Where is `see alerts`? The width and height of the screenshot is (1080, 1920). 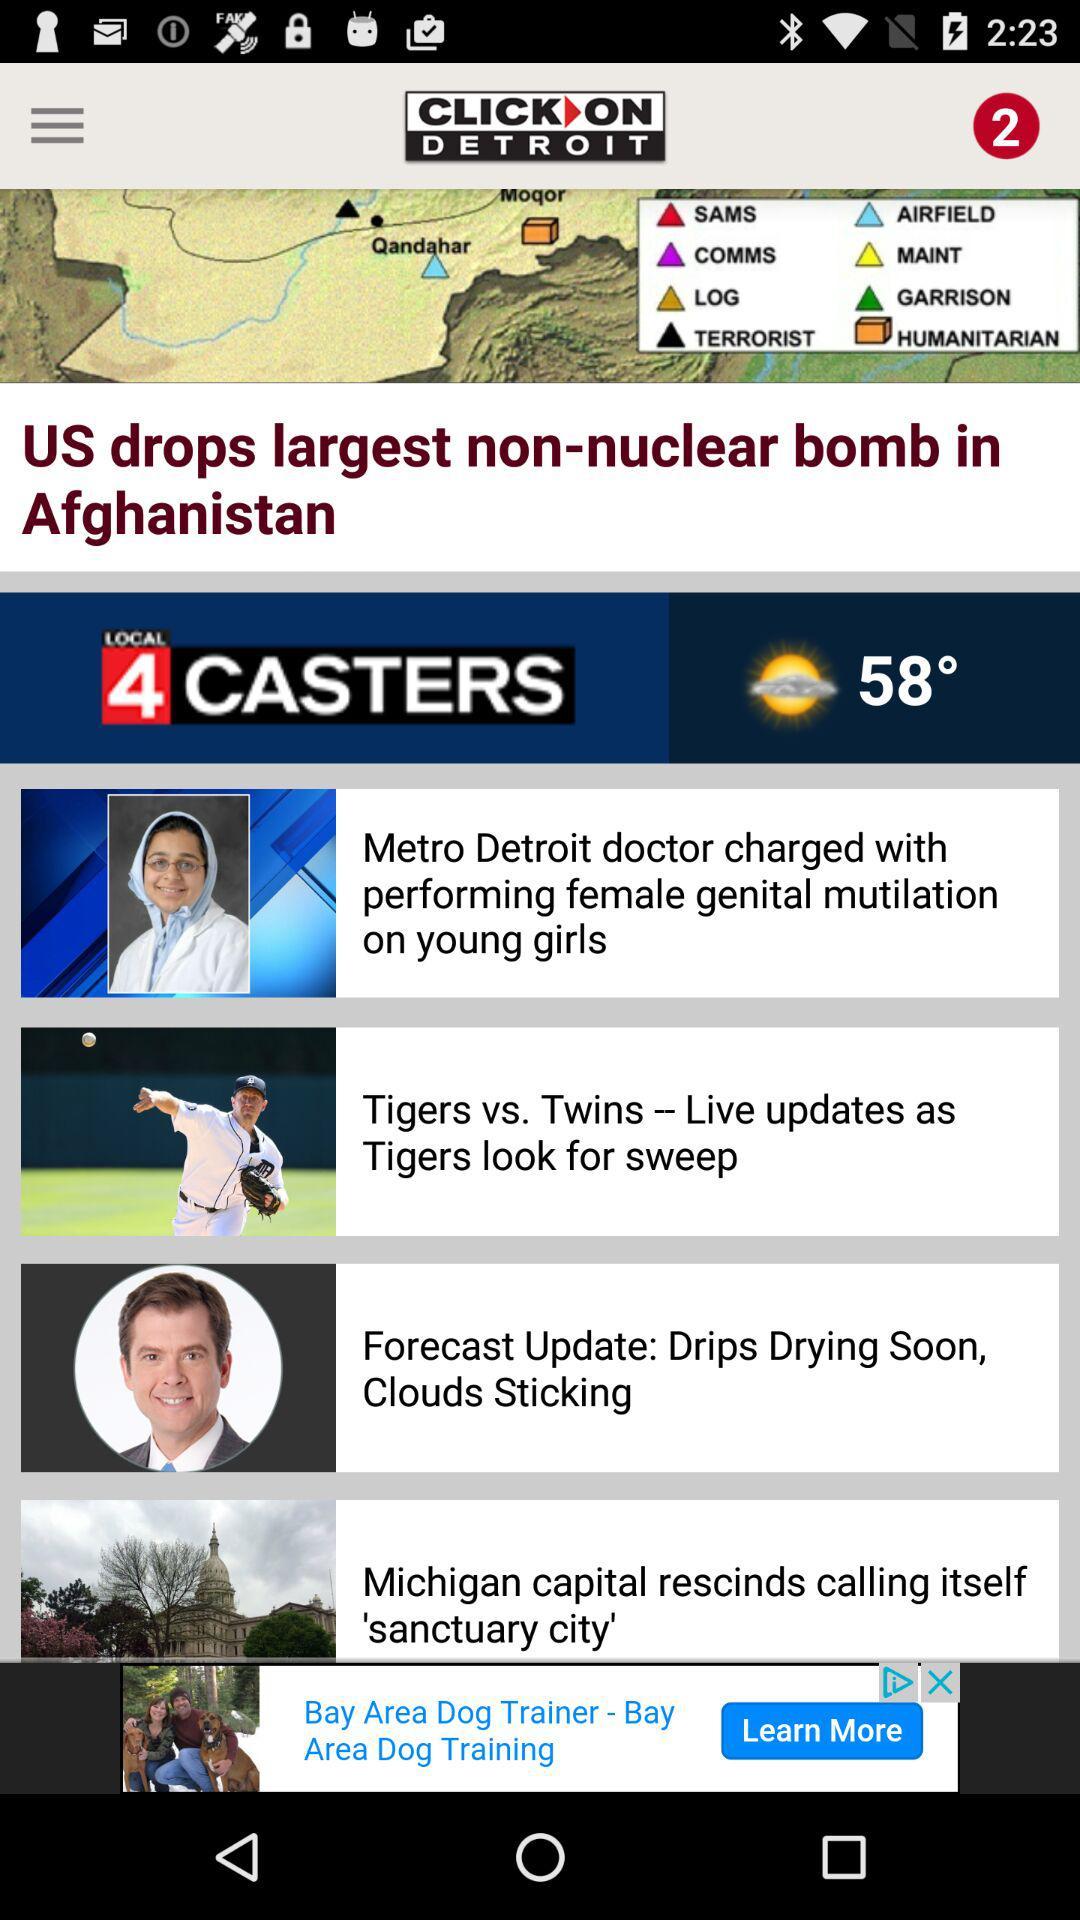 see alerts is located at coordinates (1006, 124).